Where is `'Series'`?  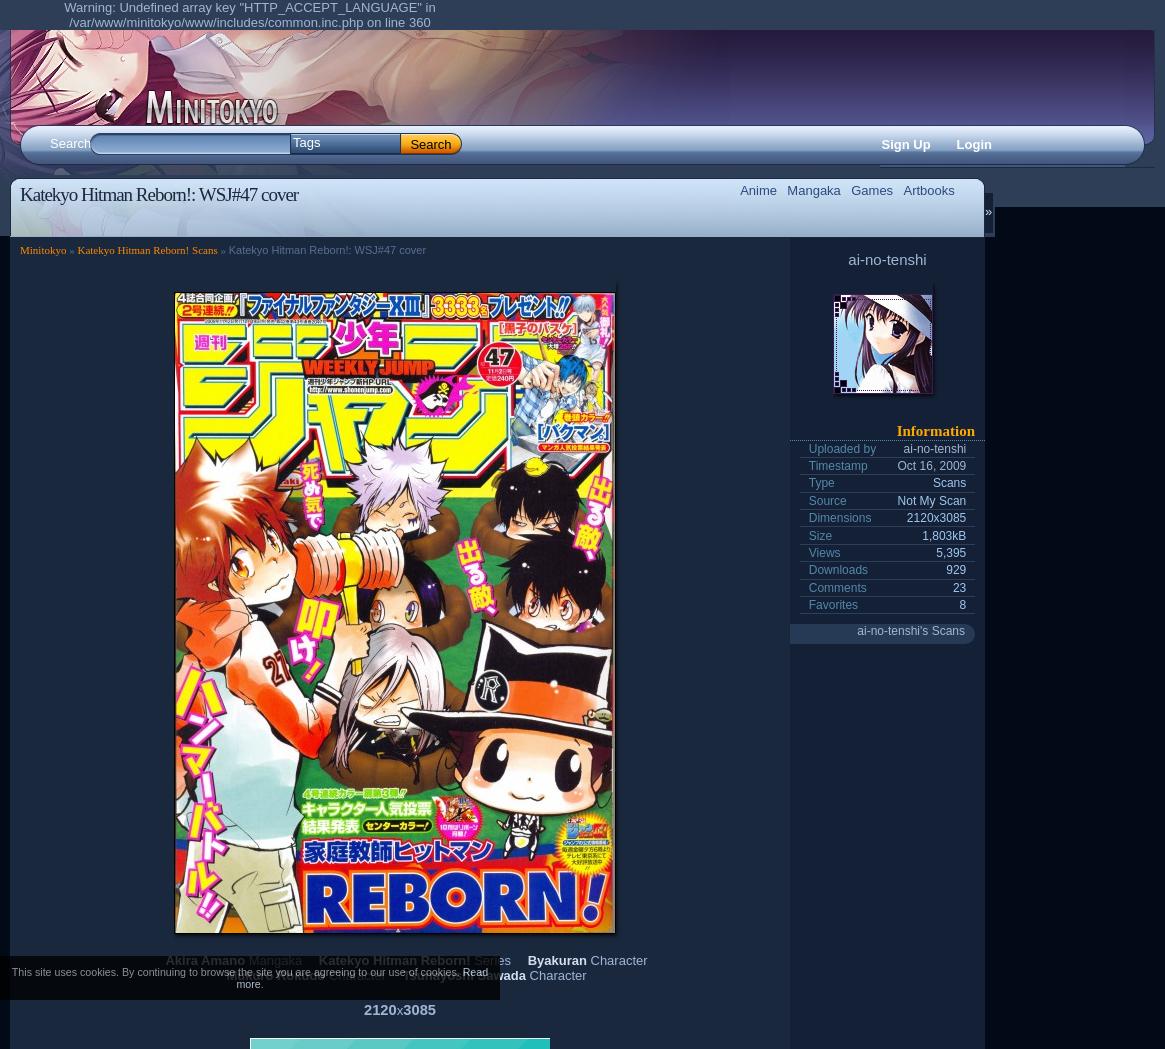
'Series' is located at coordinates (490, 959).